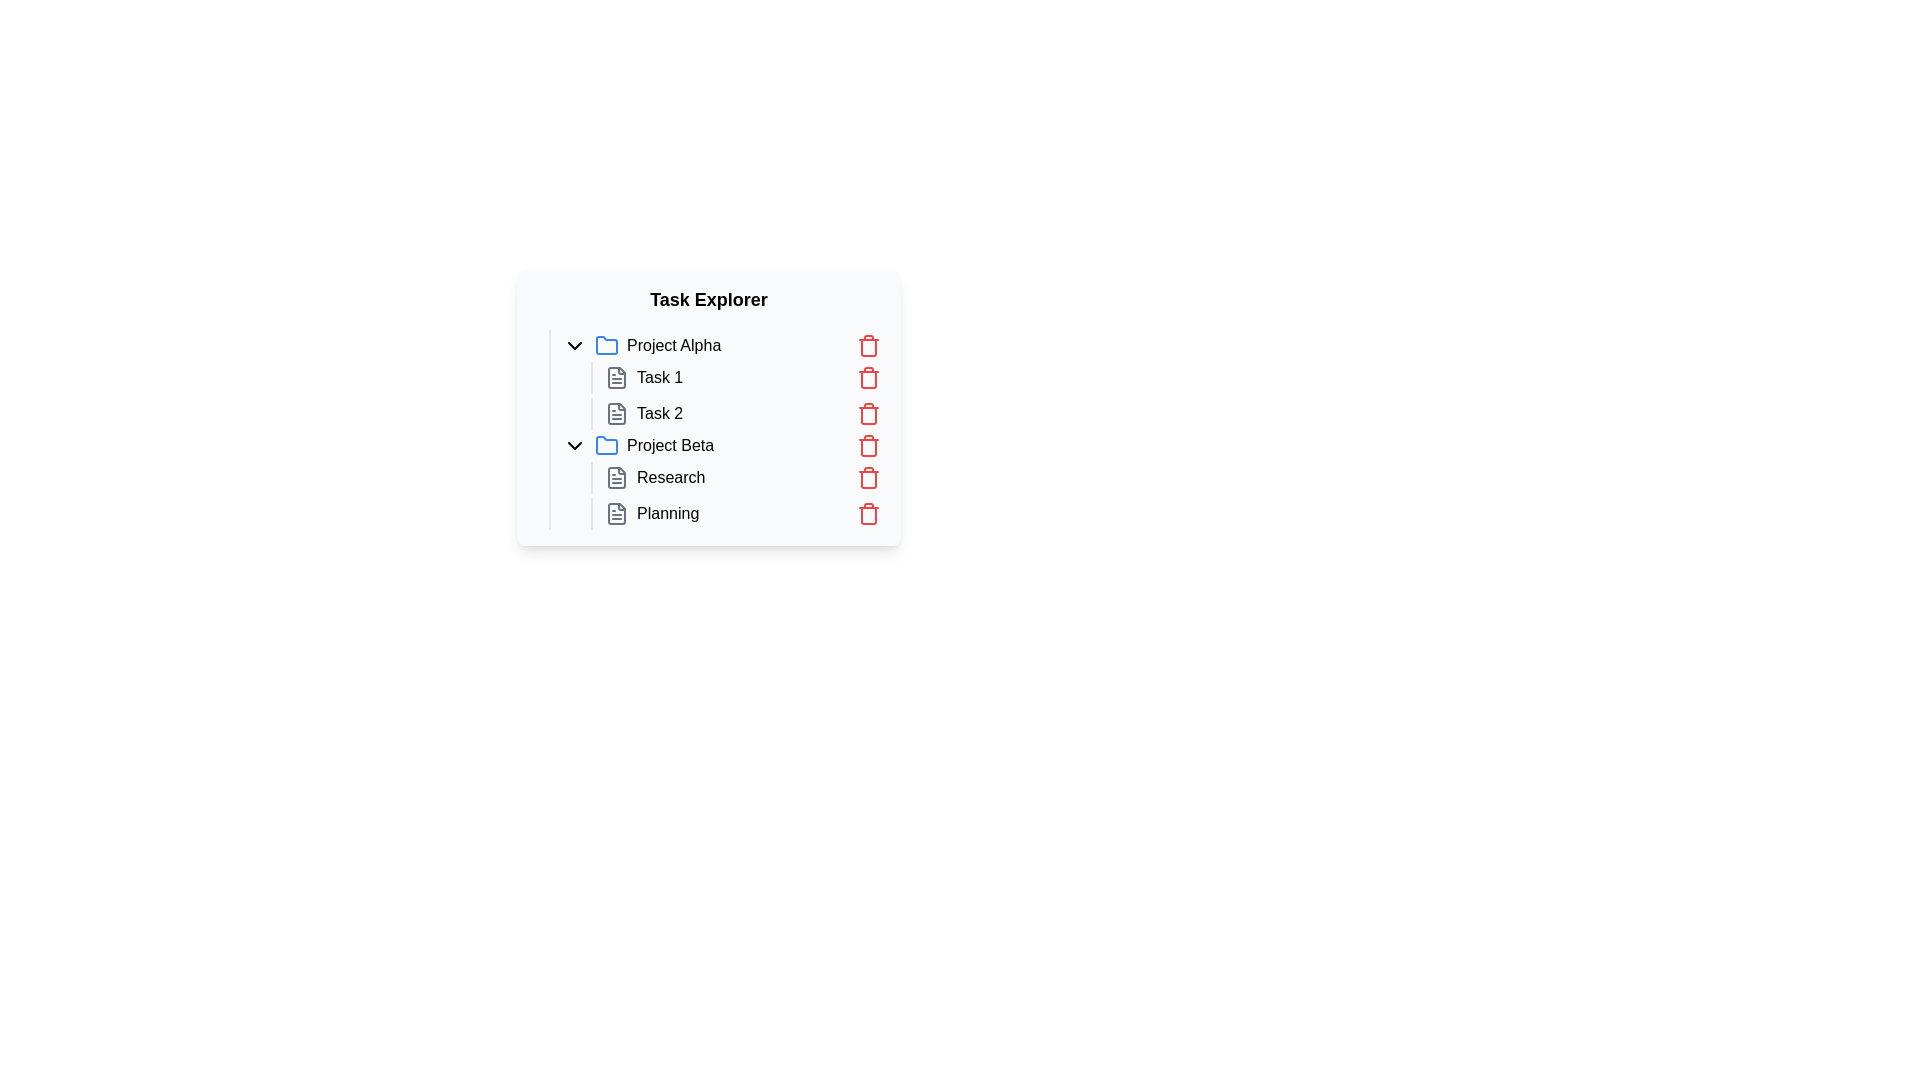 The image size is (1920, 1080). What do you see at coordinates (742, 478) in the screenshot?
I see `the task named 'Research' under the 'Project Beta' folder` at bounding box center [742, 478].